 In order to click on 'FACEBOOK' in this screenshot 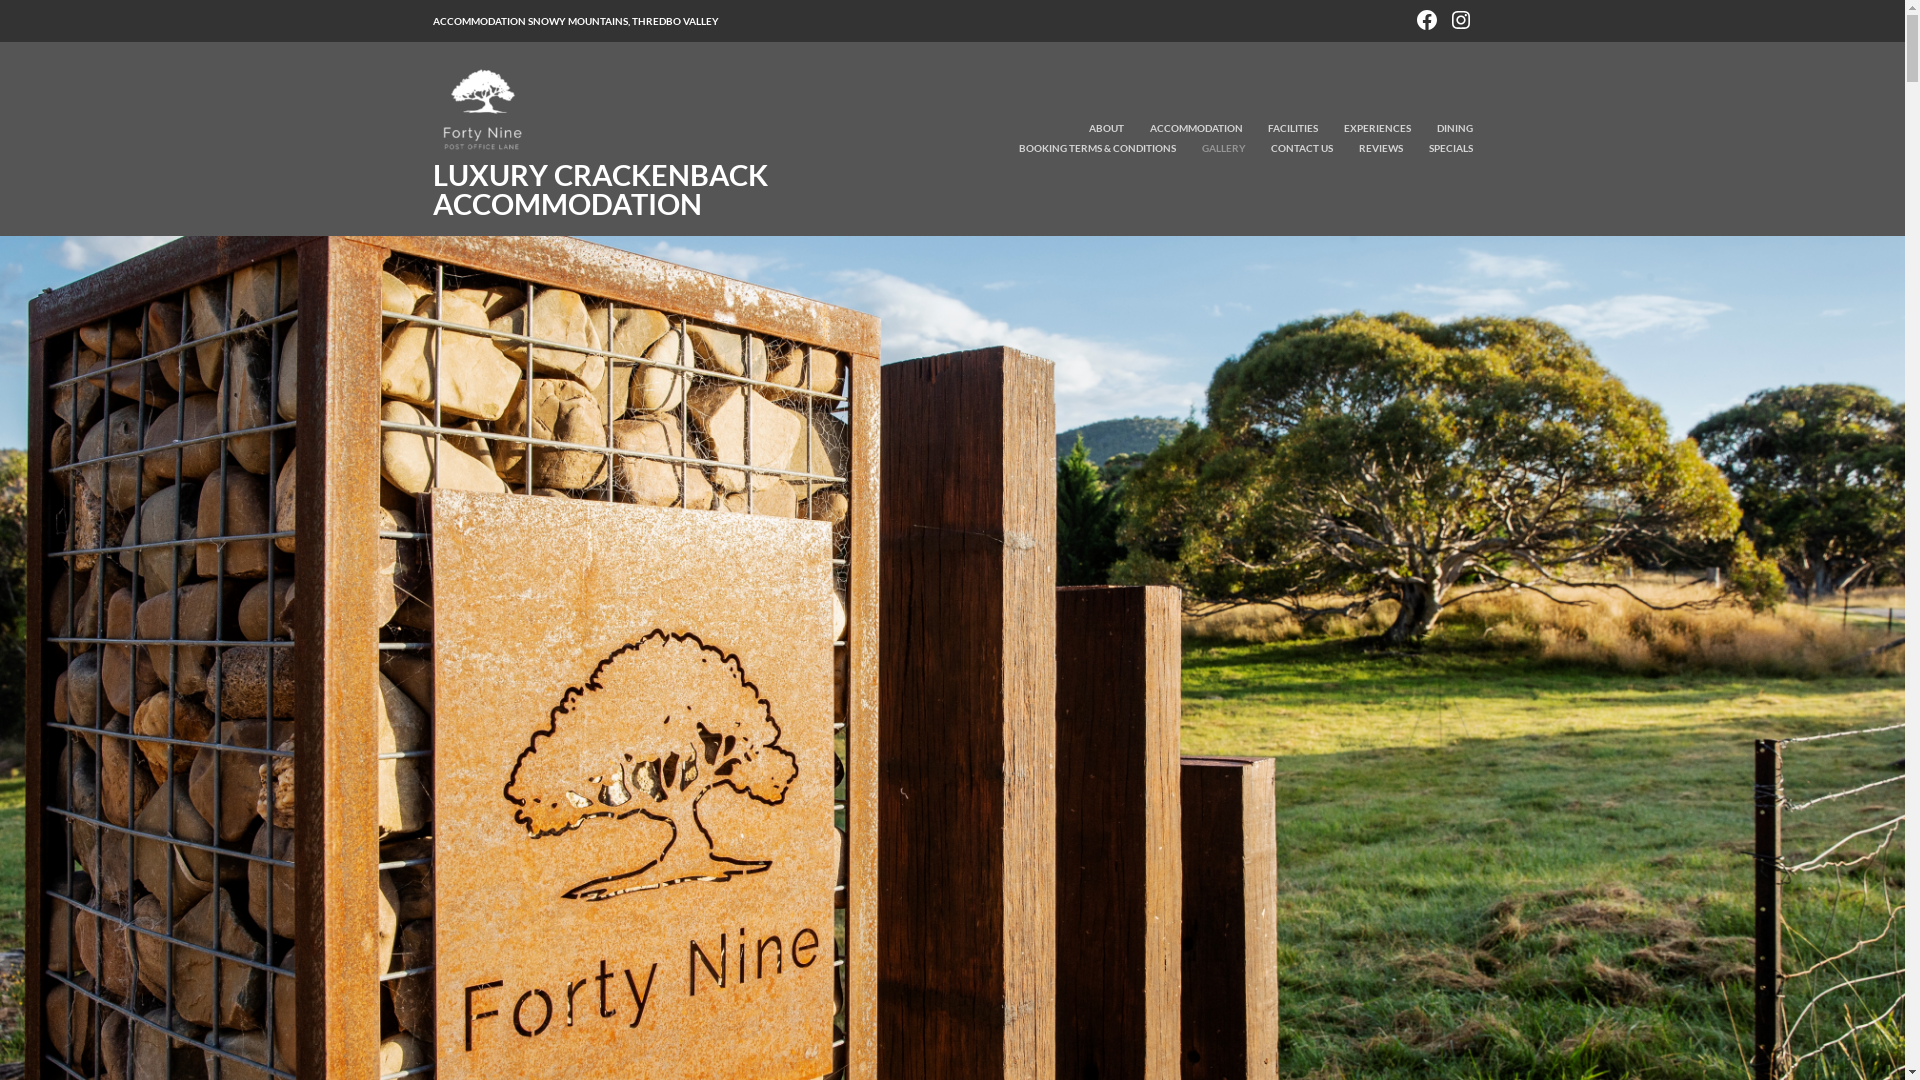, I will do `click(1425, 18)`.